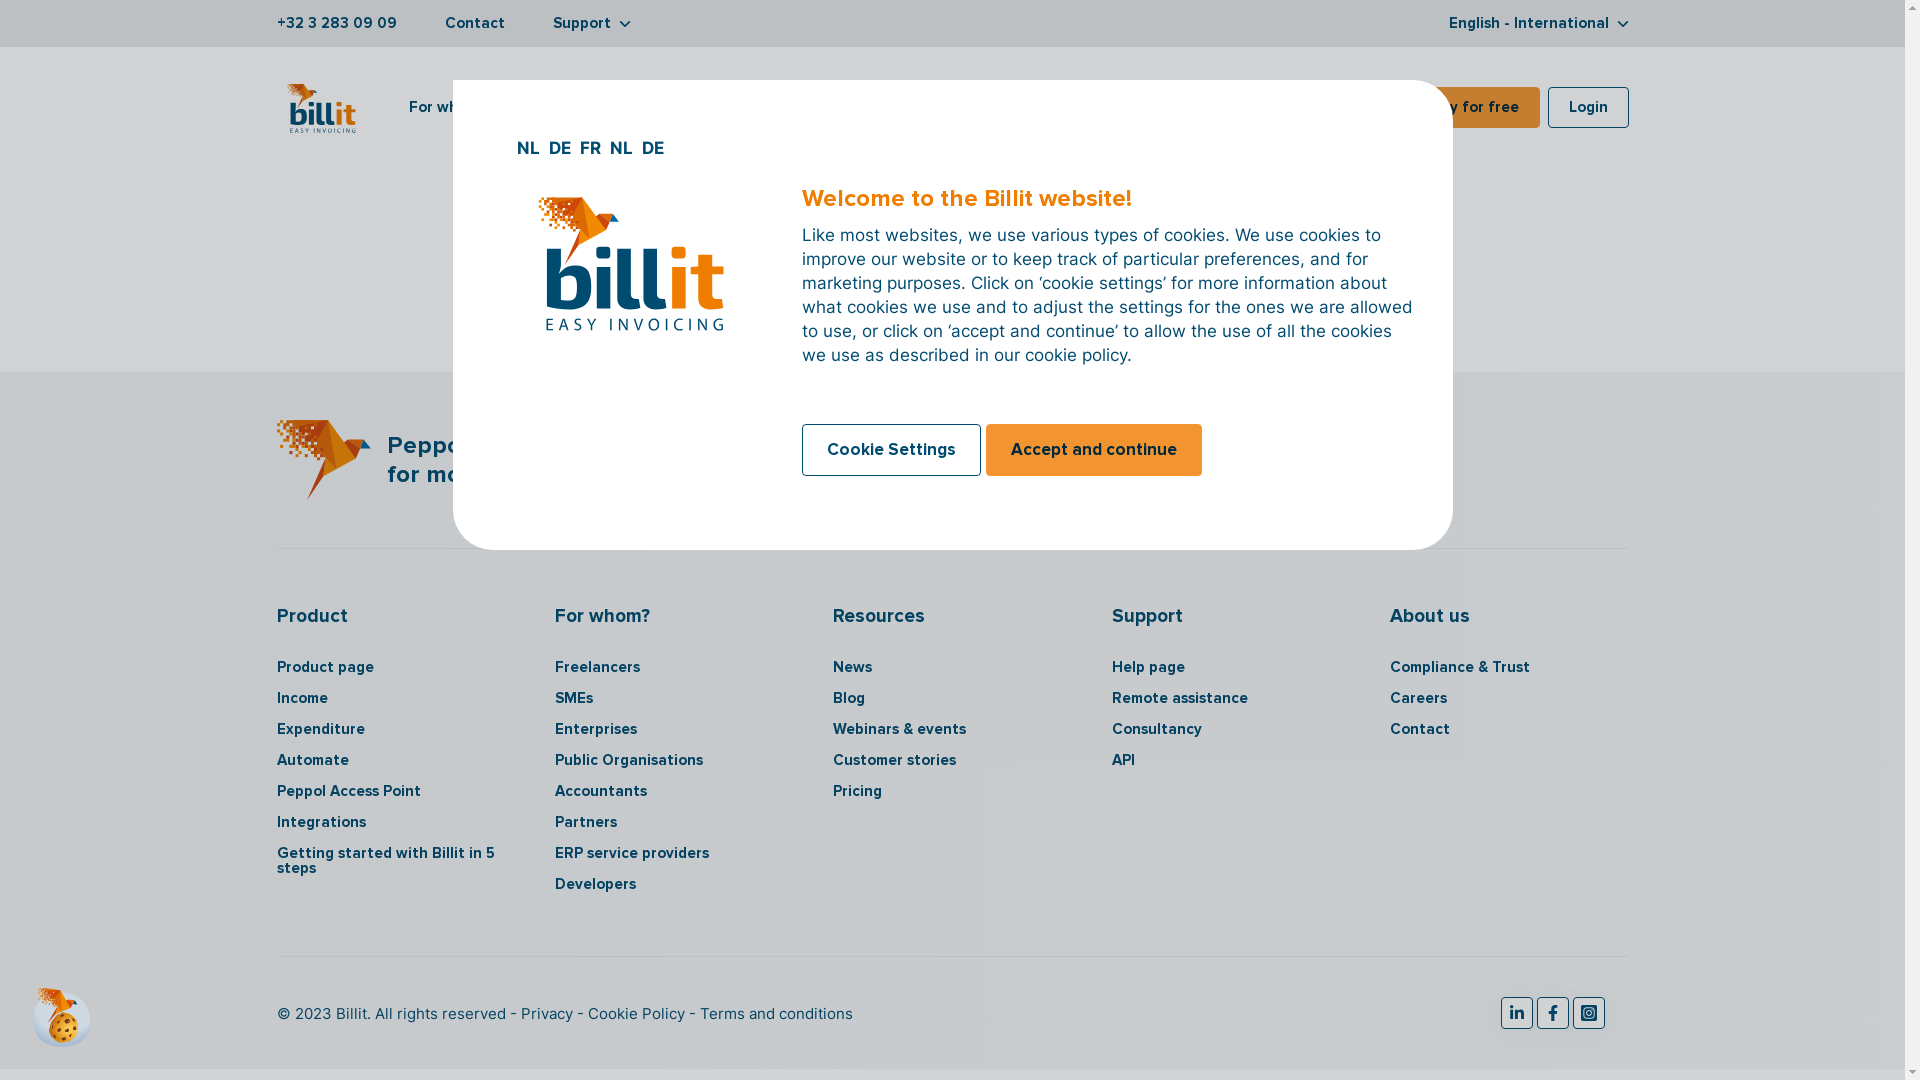  Describe the element at coordinates (1587, 106) in the screenshot. I see `'Login'` at that location.